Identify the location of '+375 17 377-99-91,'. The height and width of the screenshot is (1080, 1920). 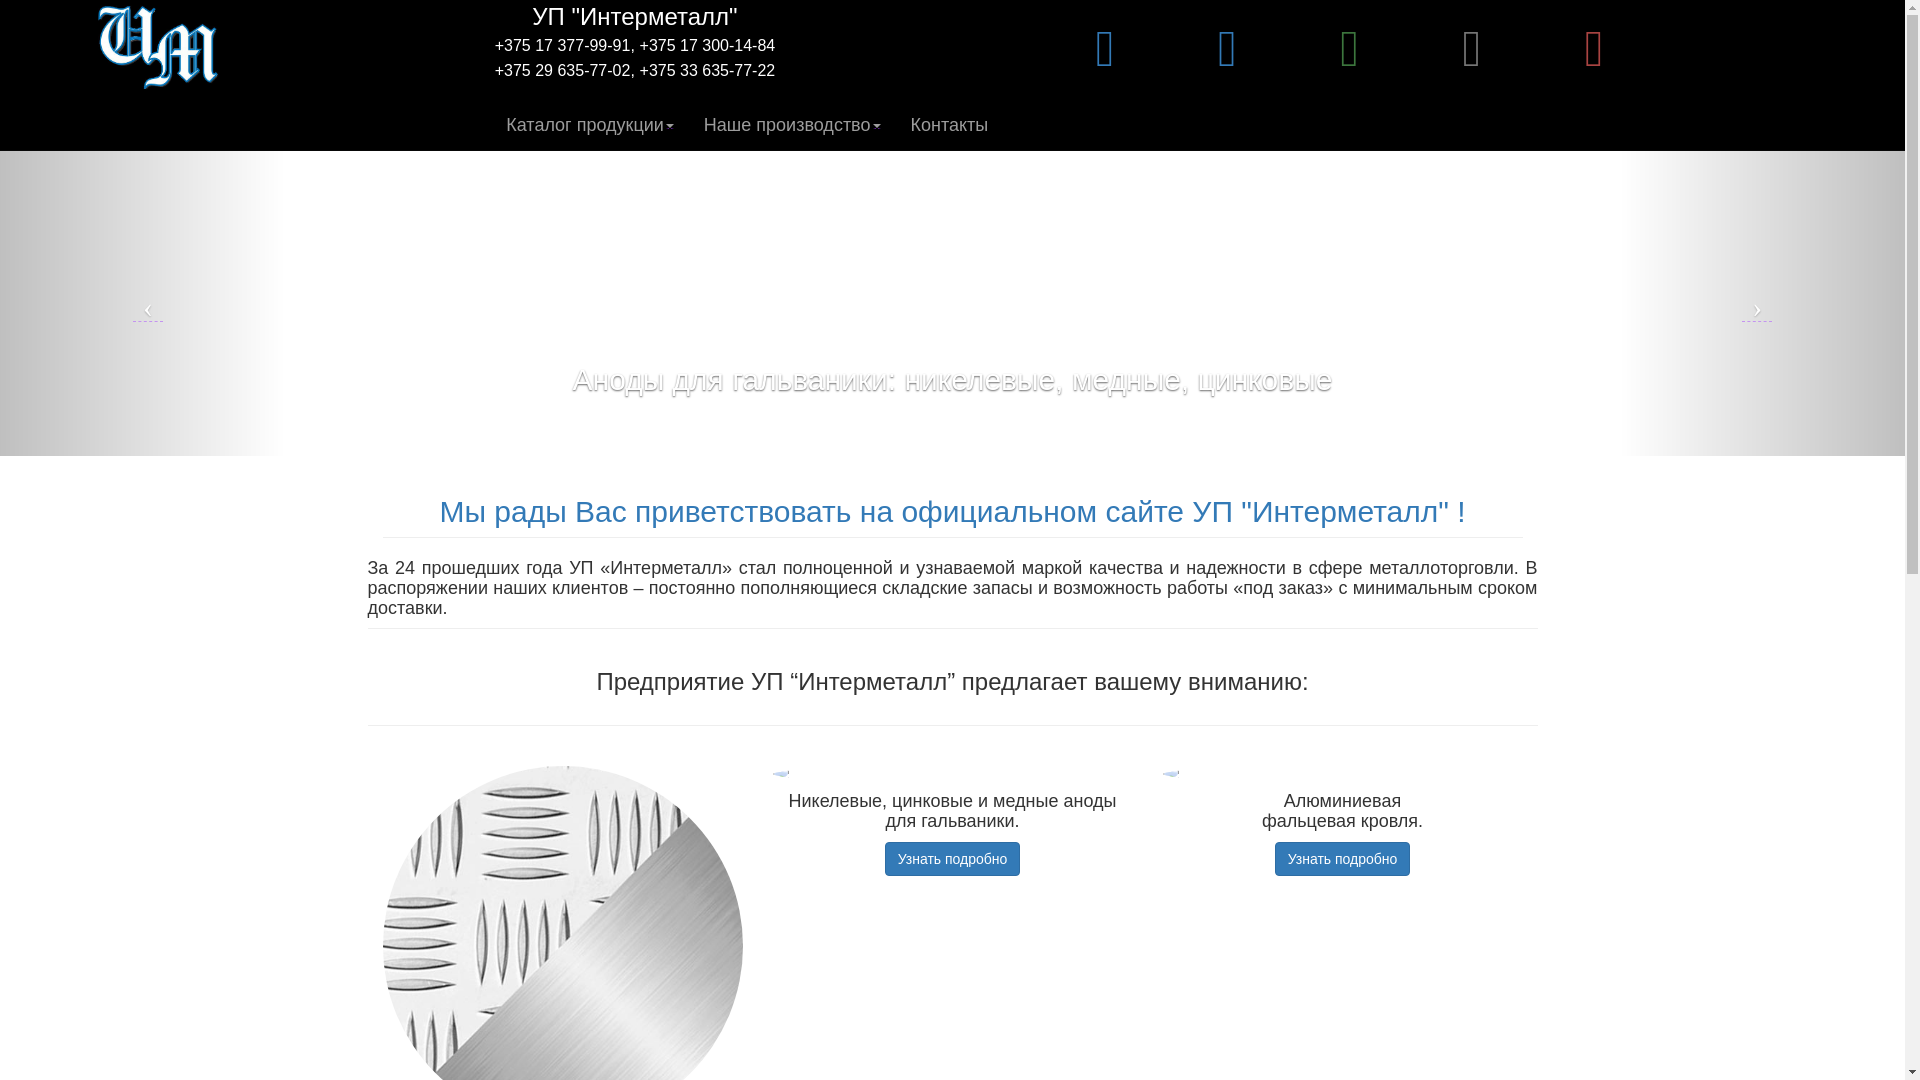
(564, 45).